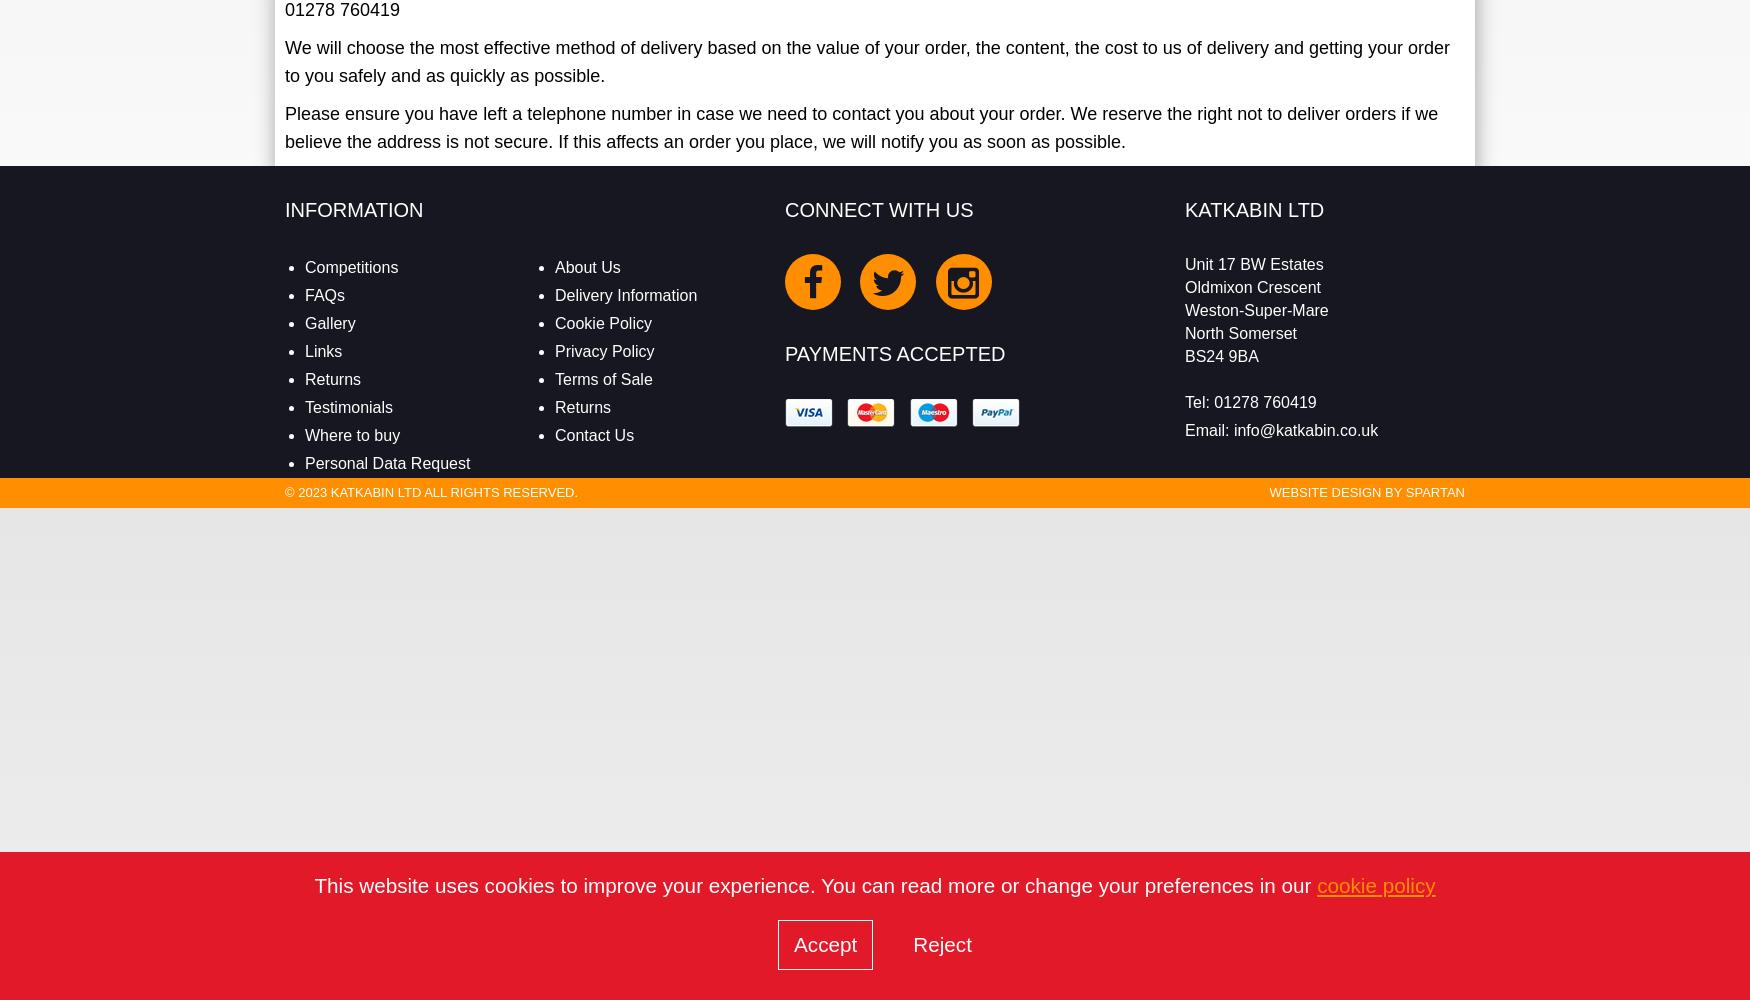 The width and height of the screenshot is (1750, 1000). What do you see at coordinates (304, 322) in the screenshot?
I see `'Gallery'` at bounding box center [304, 322].